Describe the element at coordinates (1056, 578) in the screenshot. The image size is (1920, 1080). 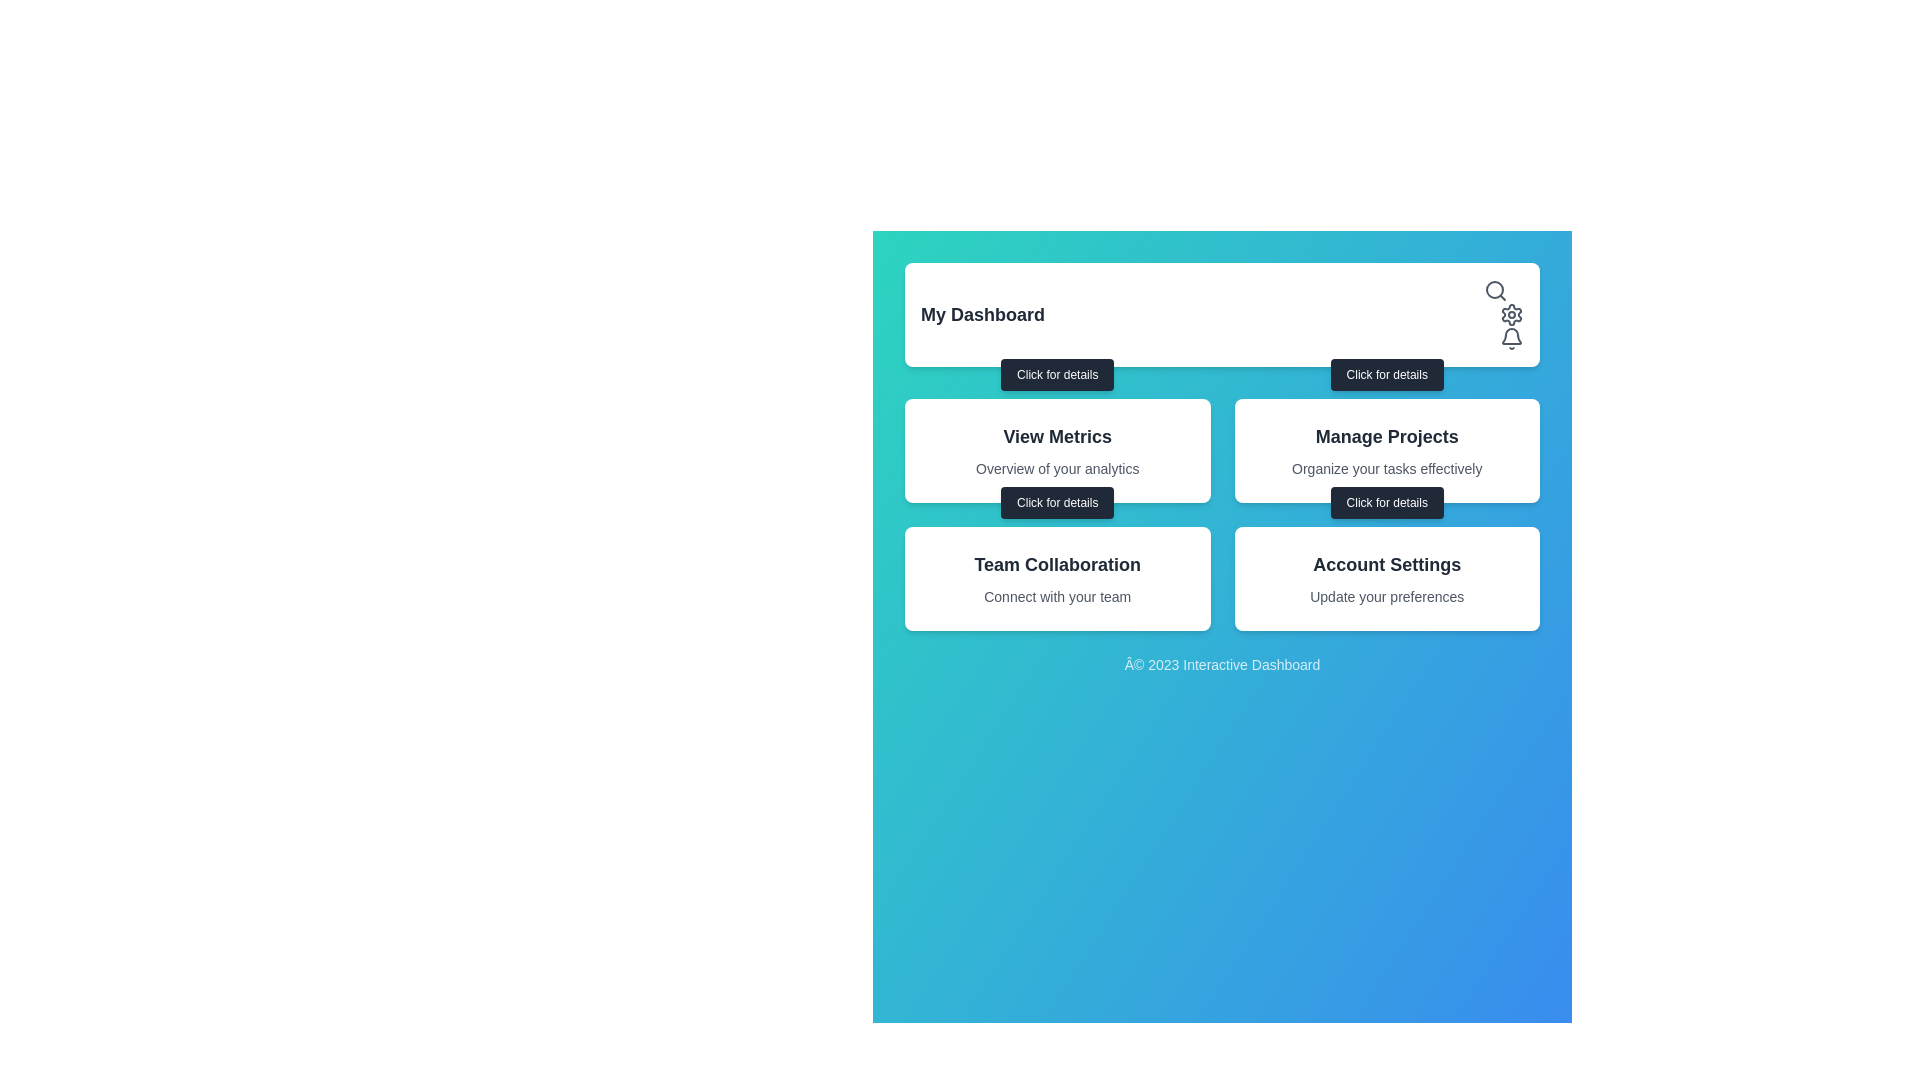
I see `the Card Component located in the lower-left part of the grid layout, positioned in the second row and first column` at that location.